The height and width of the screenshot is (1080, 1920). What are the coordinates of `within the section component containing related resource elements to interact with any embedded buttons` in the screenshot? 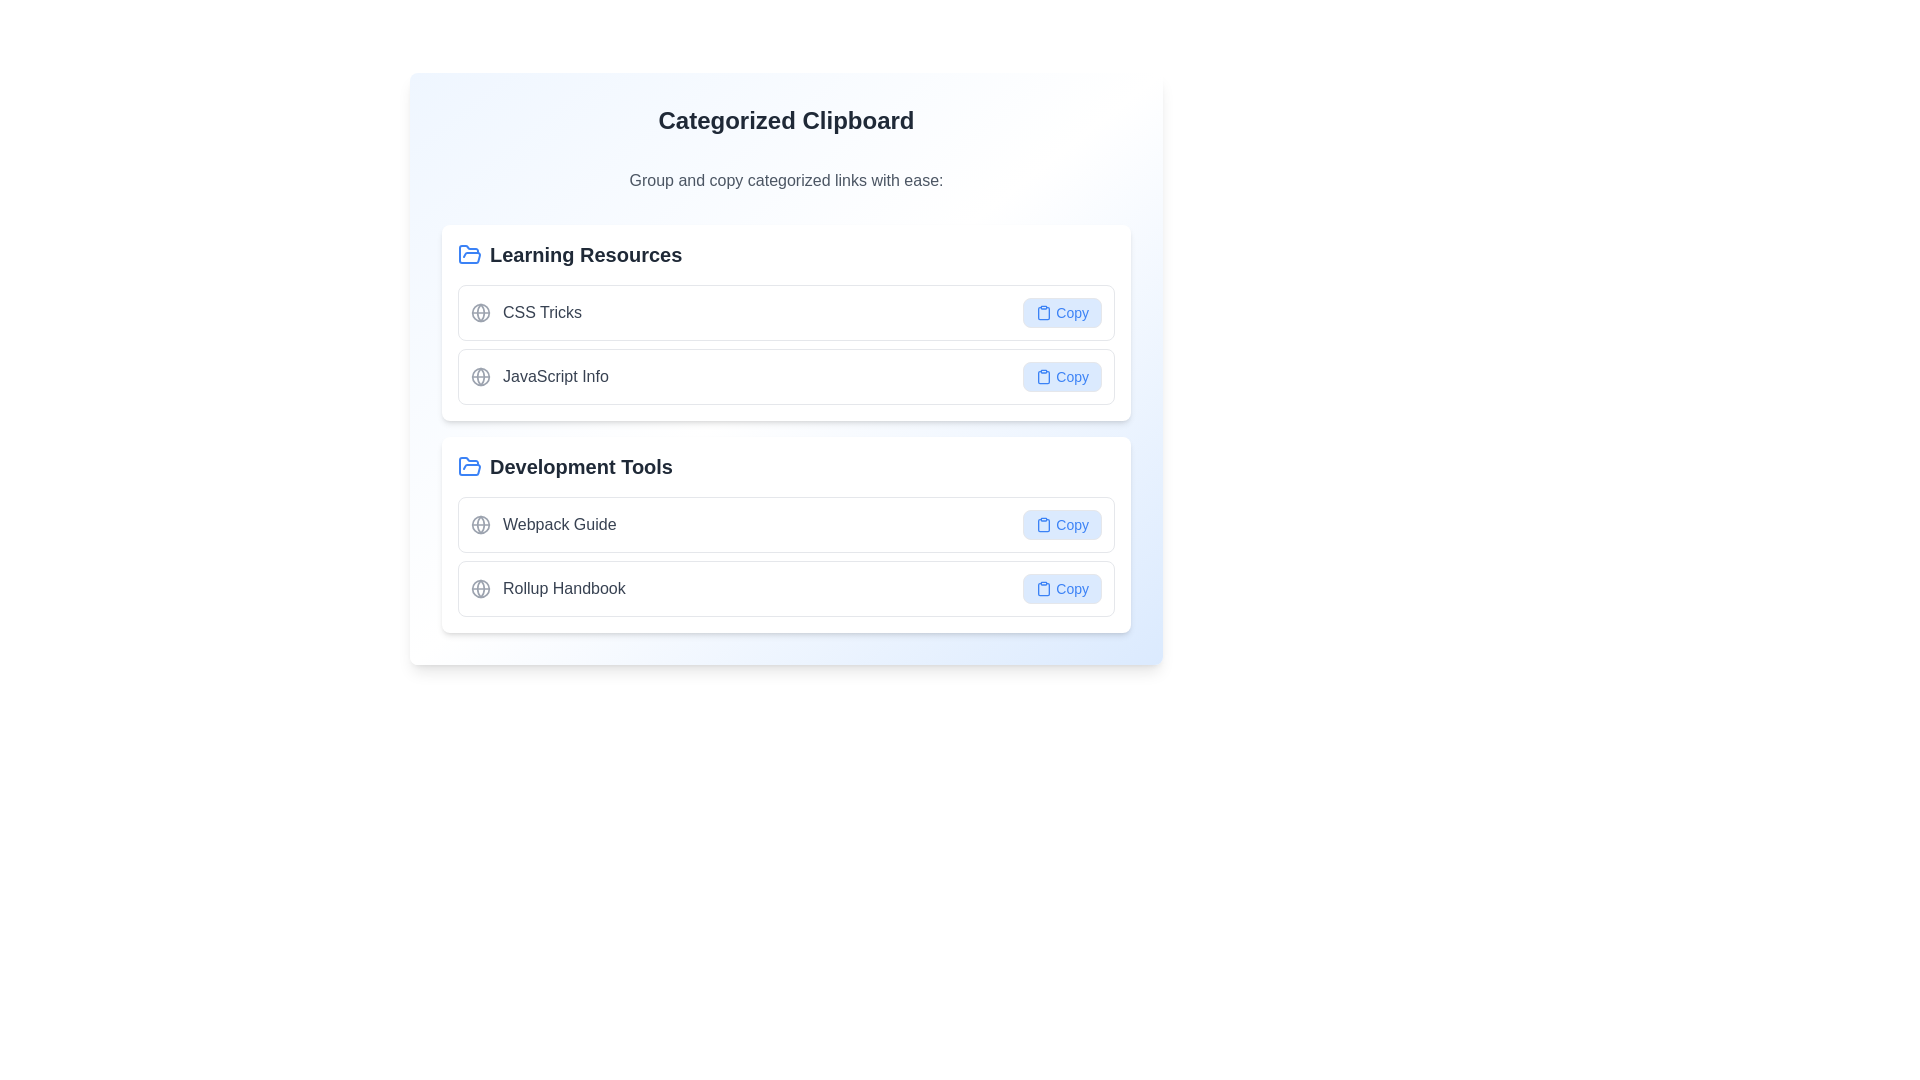 It's located at (785, 322).